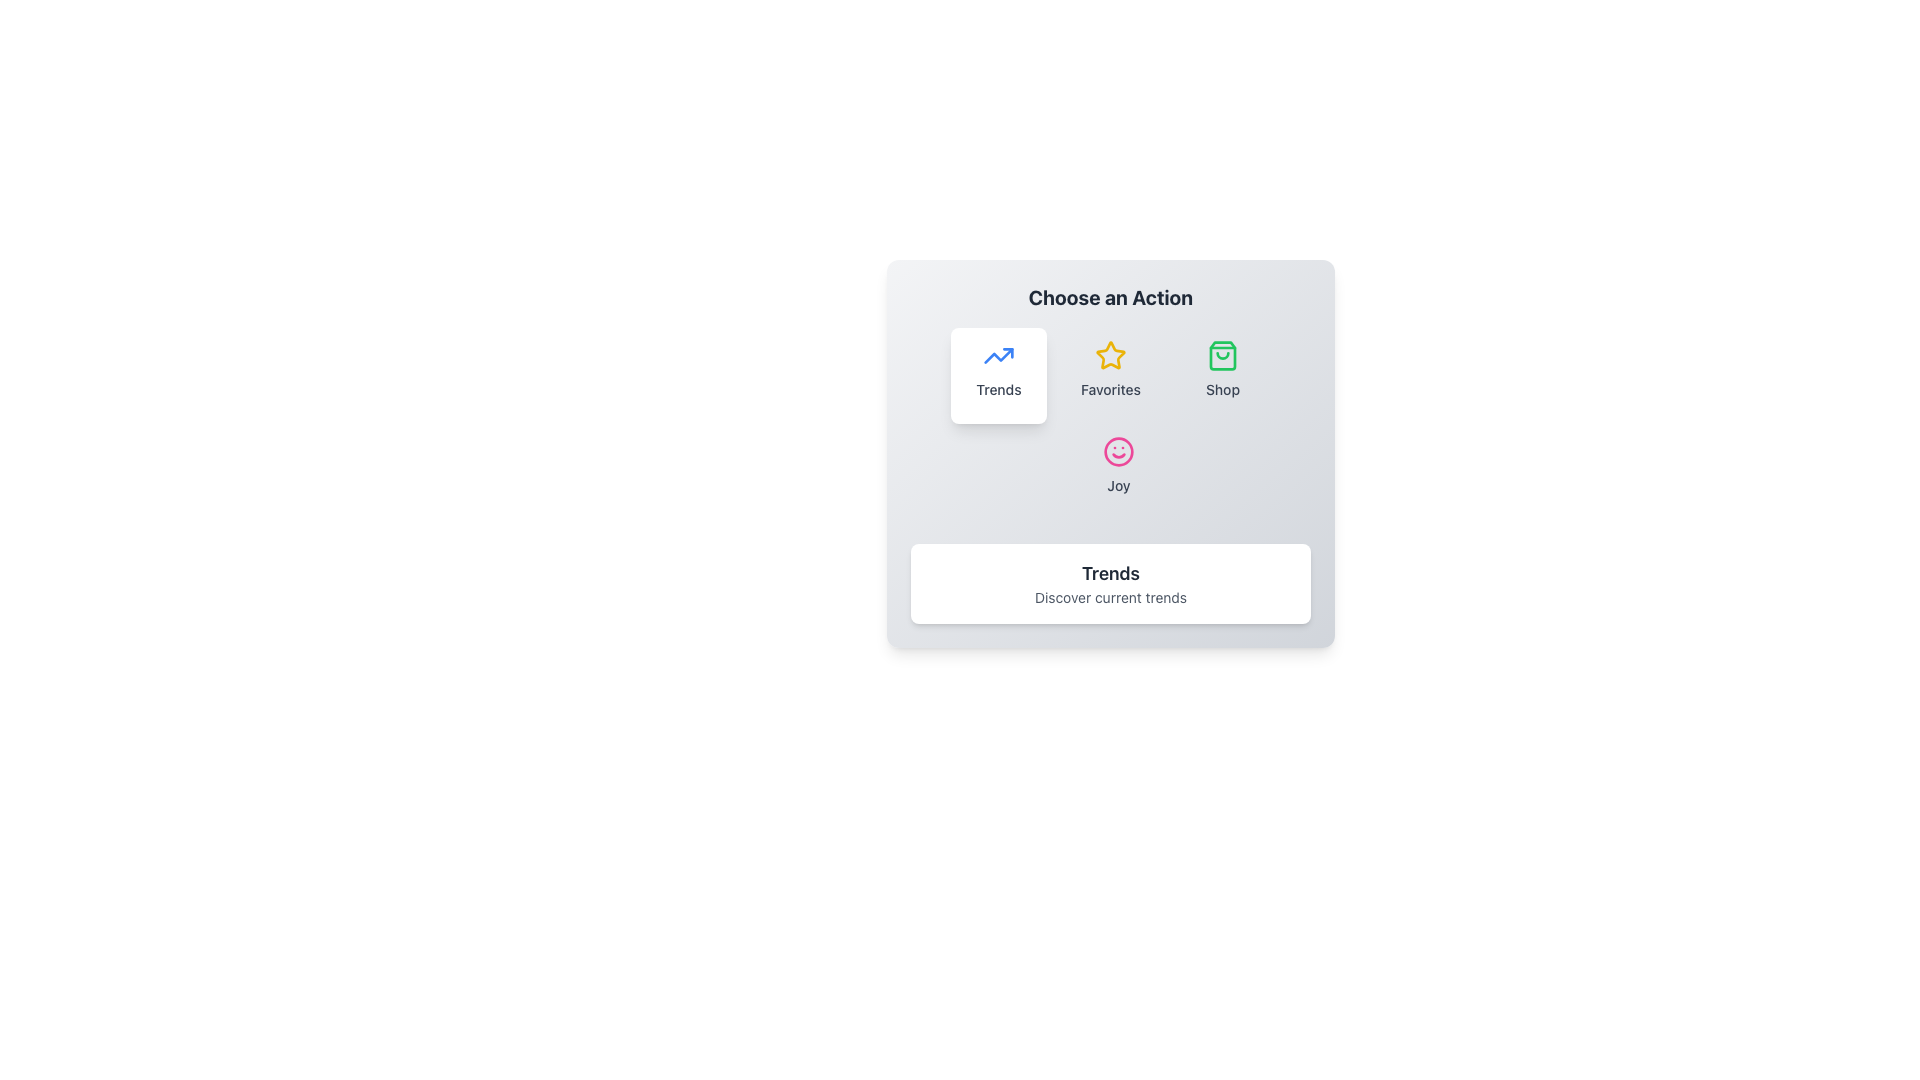 Image resolution: width=1920 pixels, height=1080 pixels. I want to click on the appearance of the 'Favorites' icon located in the middle-right of the grid layout, above the 'Favorites' text label, so click(1109, 354).